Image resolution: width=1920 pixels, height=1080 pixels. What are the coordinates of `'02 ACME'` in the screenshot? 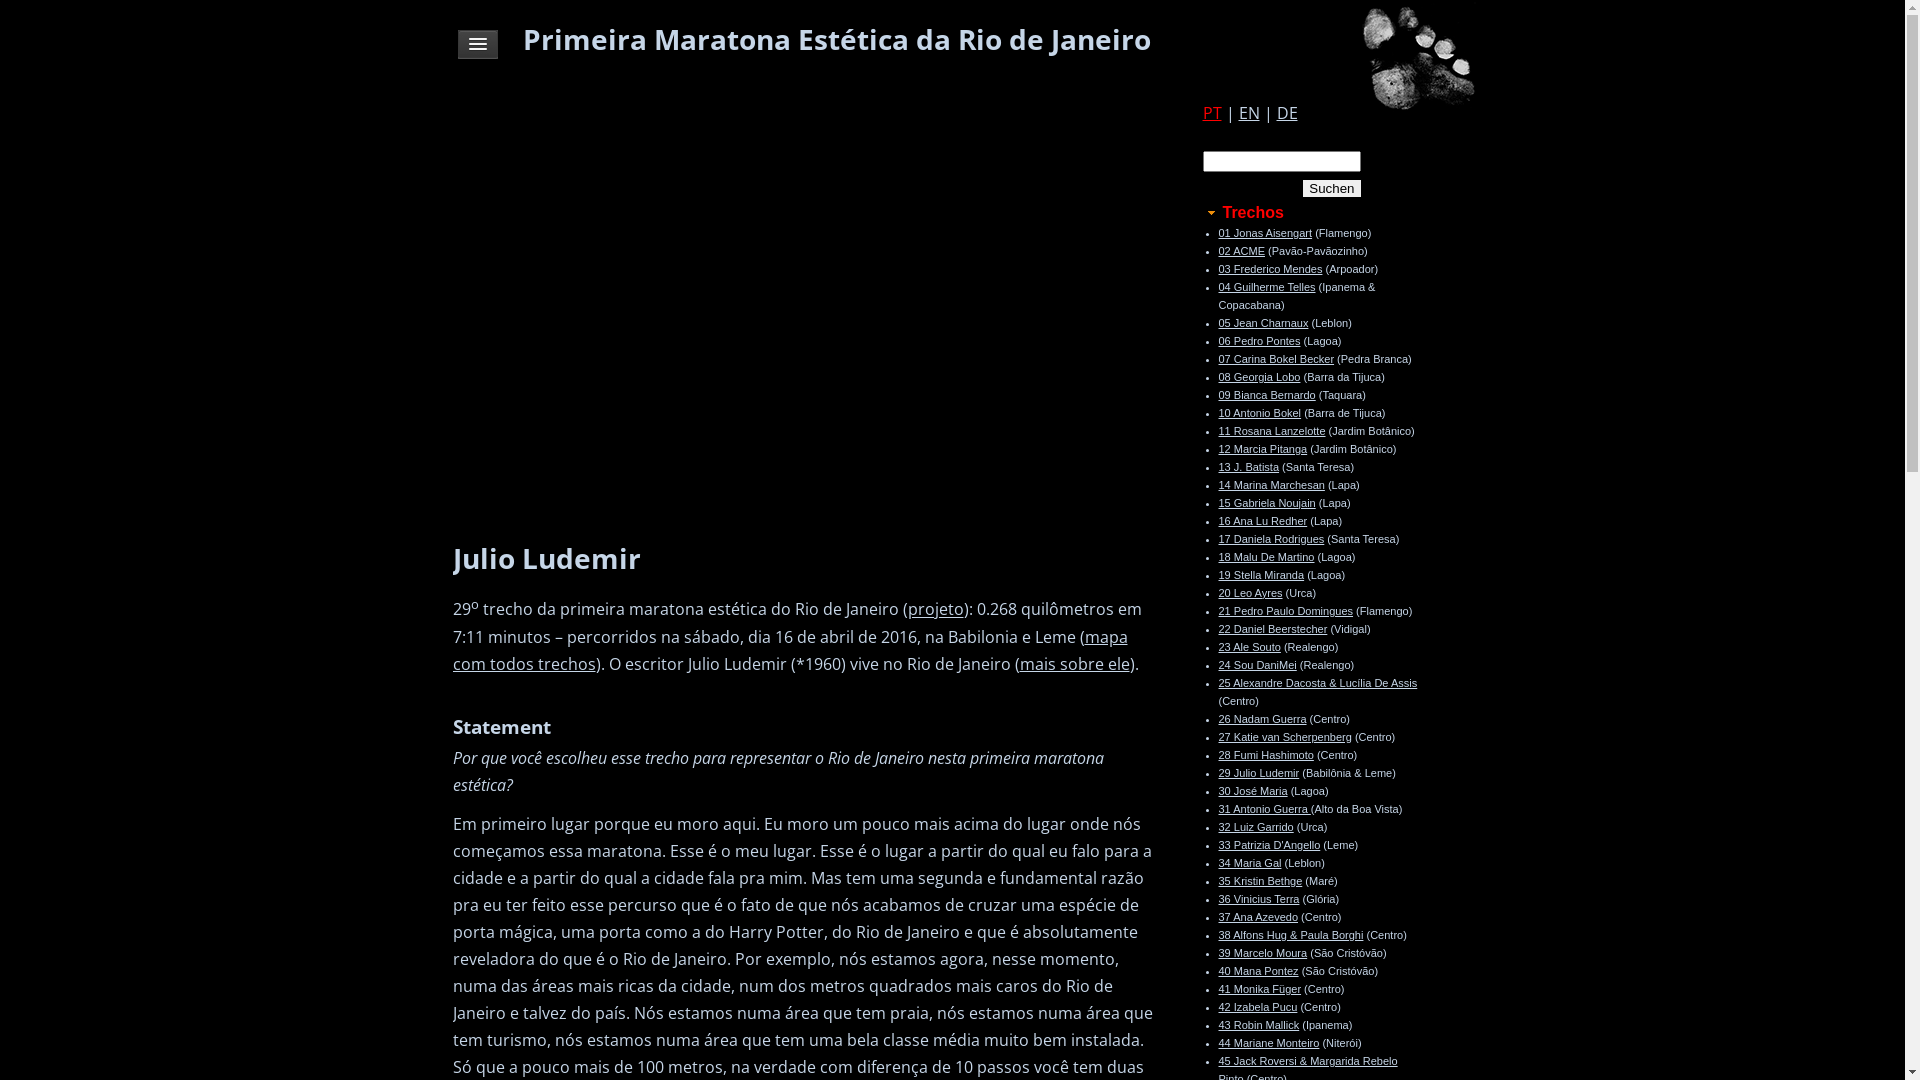 It's located at (1240, 249).